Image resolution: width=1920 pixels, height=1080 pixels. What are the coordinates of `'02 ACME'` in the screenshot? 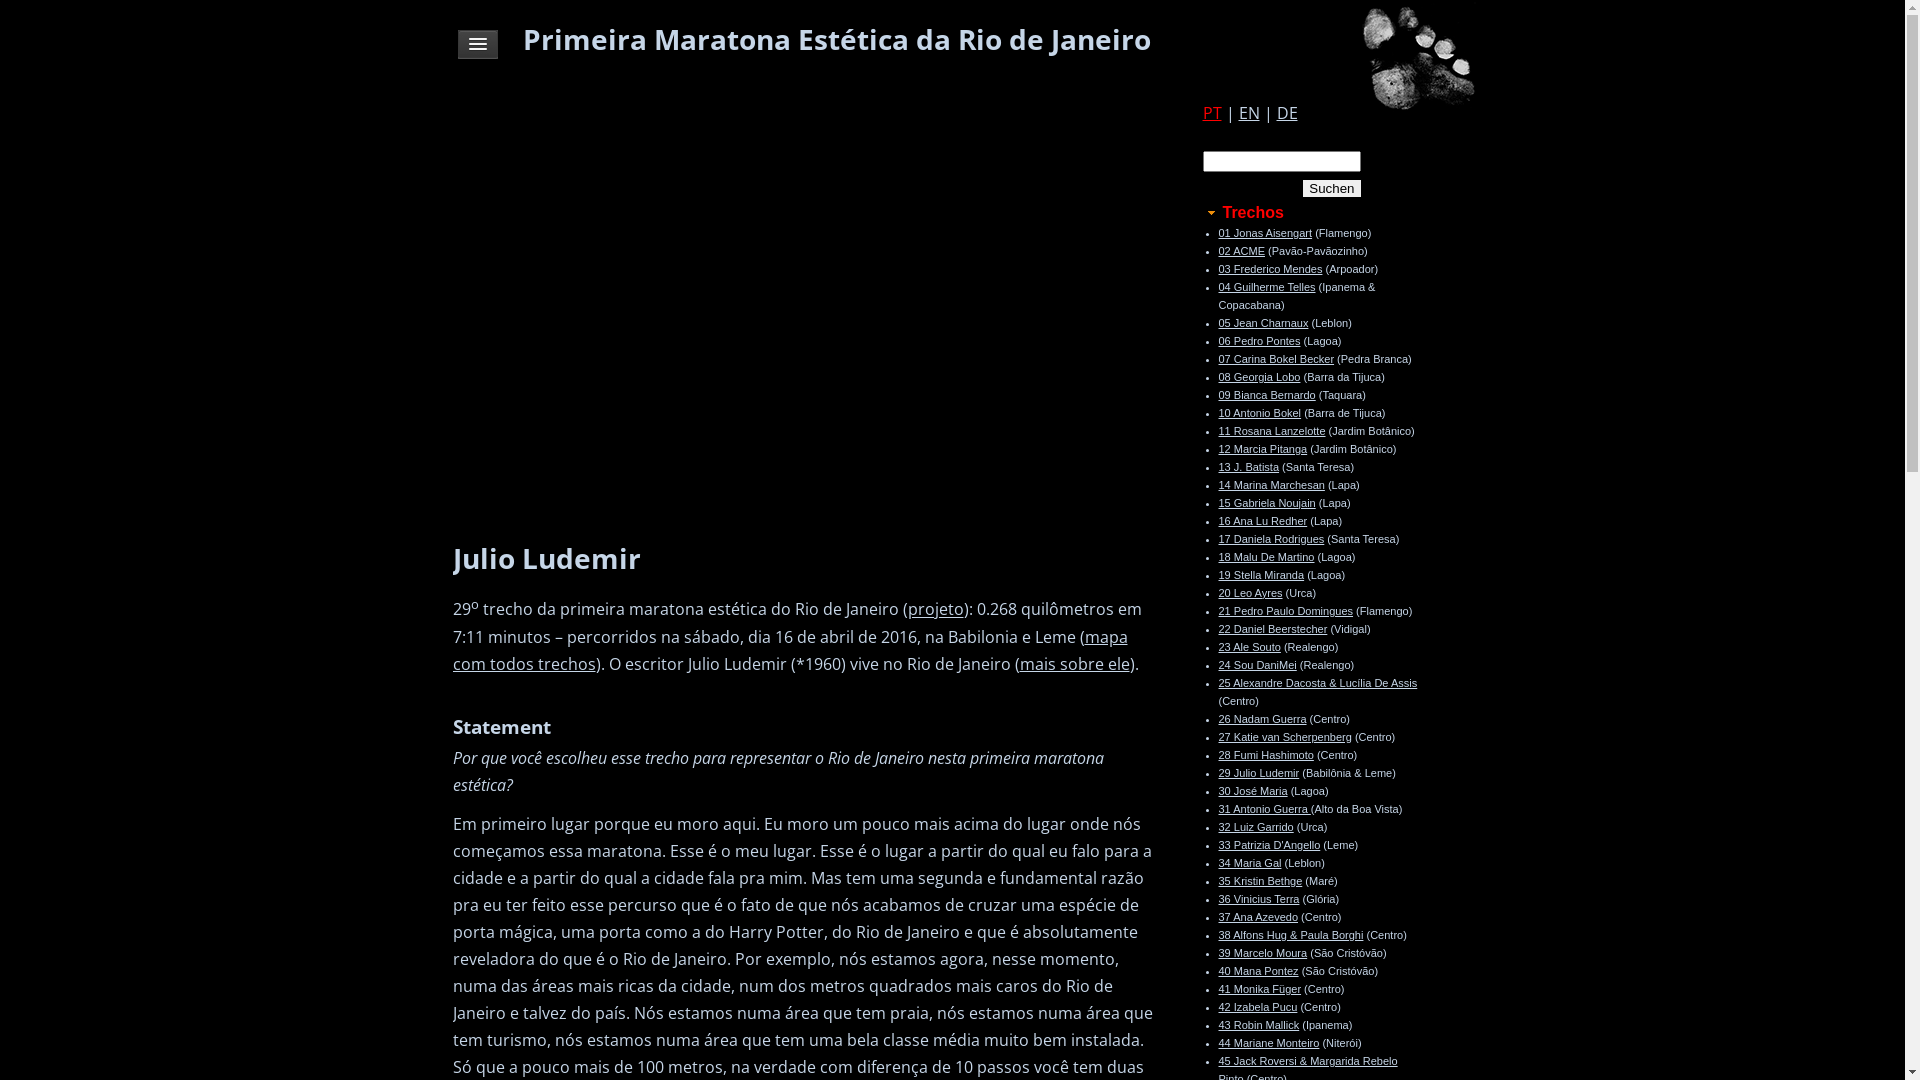 It's located at (1240, 249).